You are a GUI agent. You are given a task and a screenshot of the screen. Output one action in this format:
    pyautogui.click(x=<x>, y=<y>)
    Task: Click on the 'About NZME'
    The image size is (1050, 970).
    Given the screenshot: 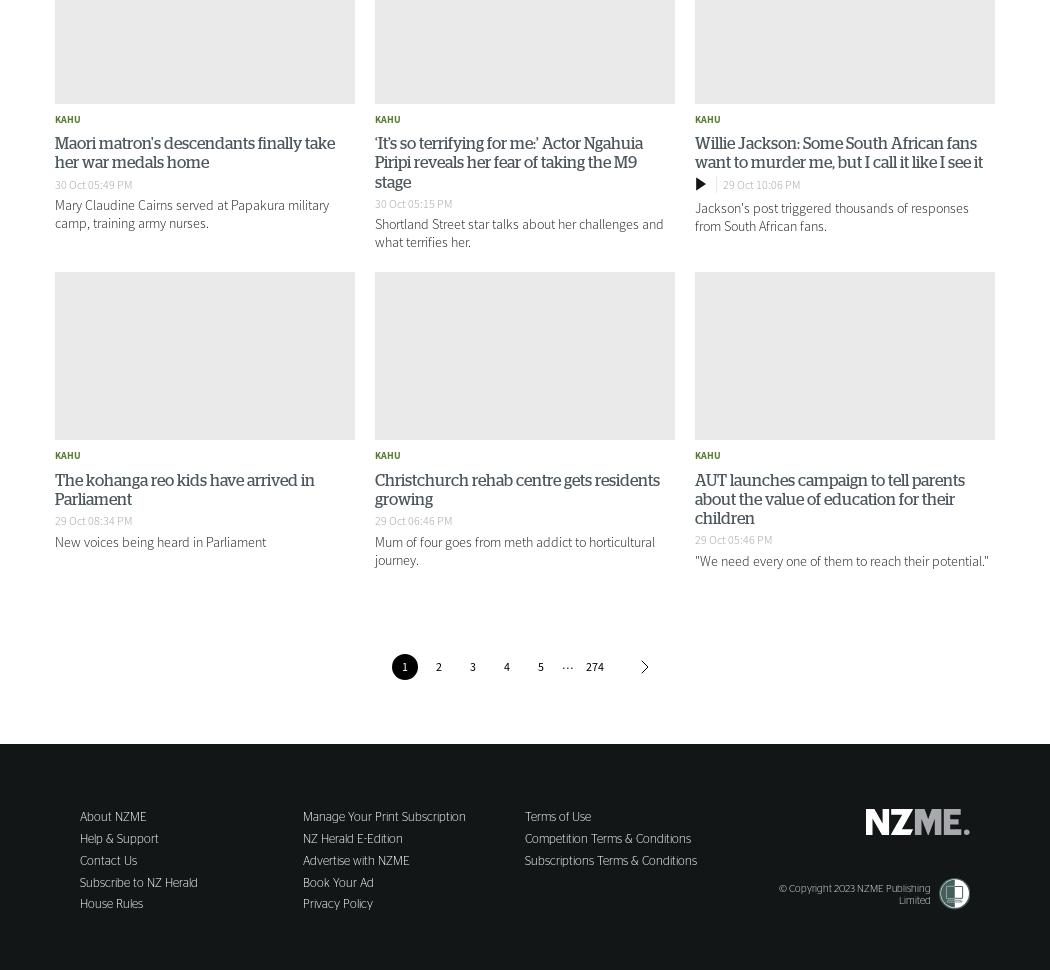 What is the action you would take?
    pyautogui.click(x=112, y=817)
    